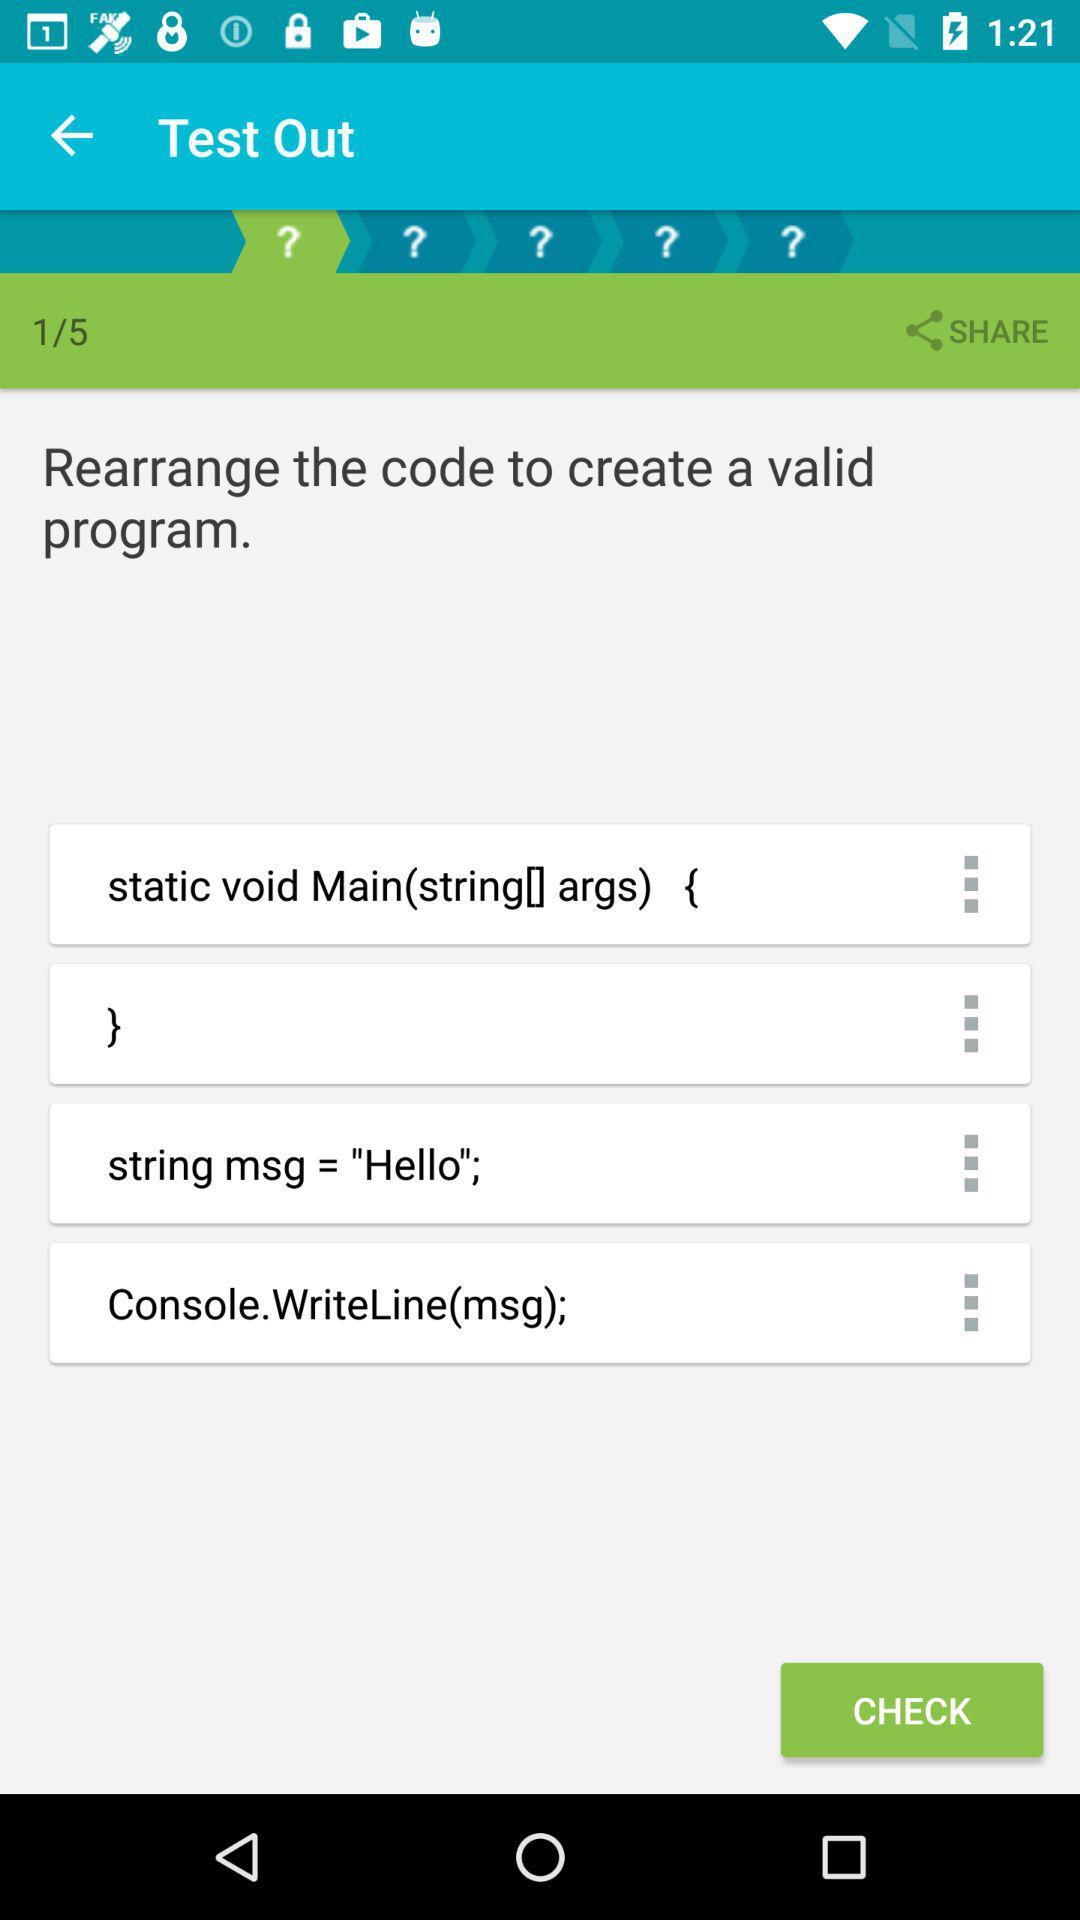  Describe the element at coordinates (666, 240) in the screenshot. I see `that` at that location.